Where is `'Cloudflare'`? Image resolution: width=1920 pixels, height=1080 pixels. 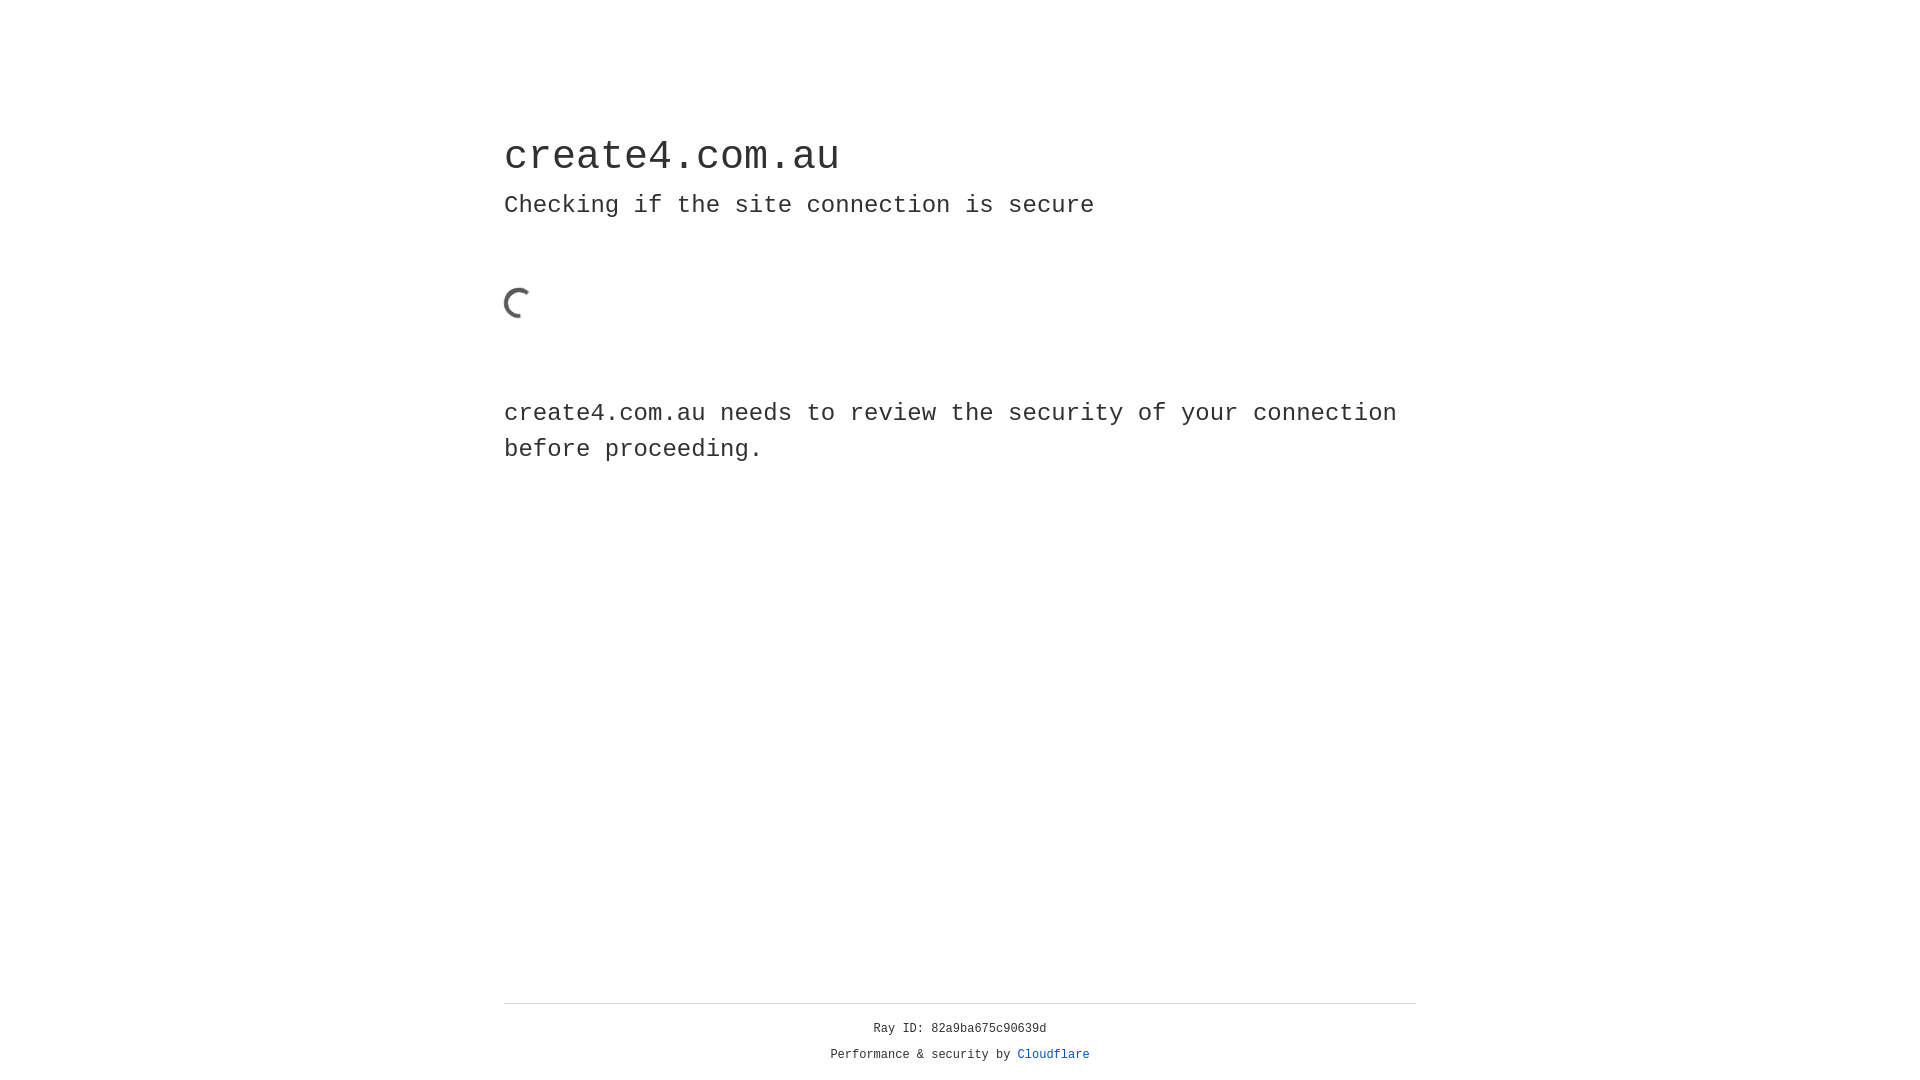 'Cloudflare' is located at coordinates (1017, 1054).